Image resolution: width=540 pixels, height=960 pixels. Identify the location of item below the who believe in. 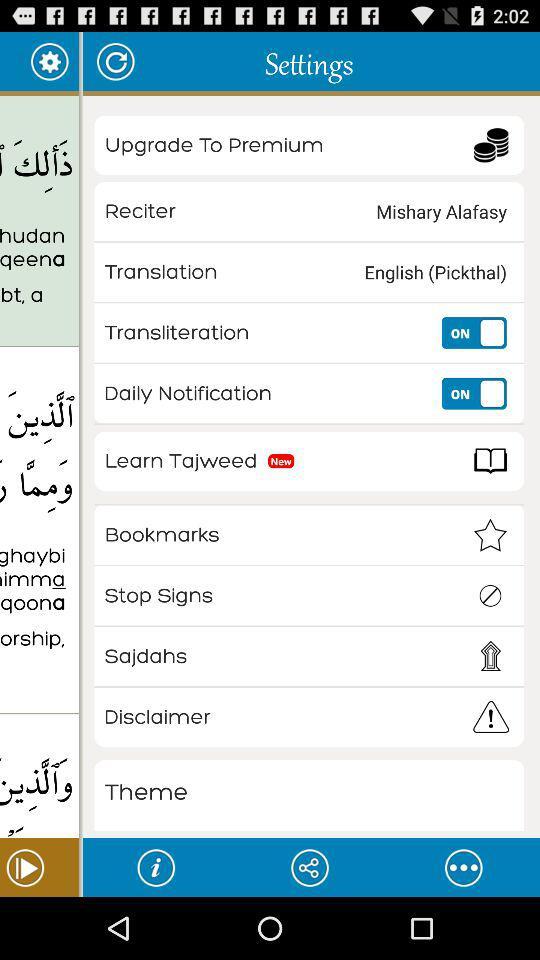
(39, 778).